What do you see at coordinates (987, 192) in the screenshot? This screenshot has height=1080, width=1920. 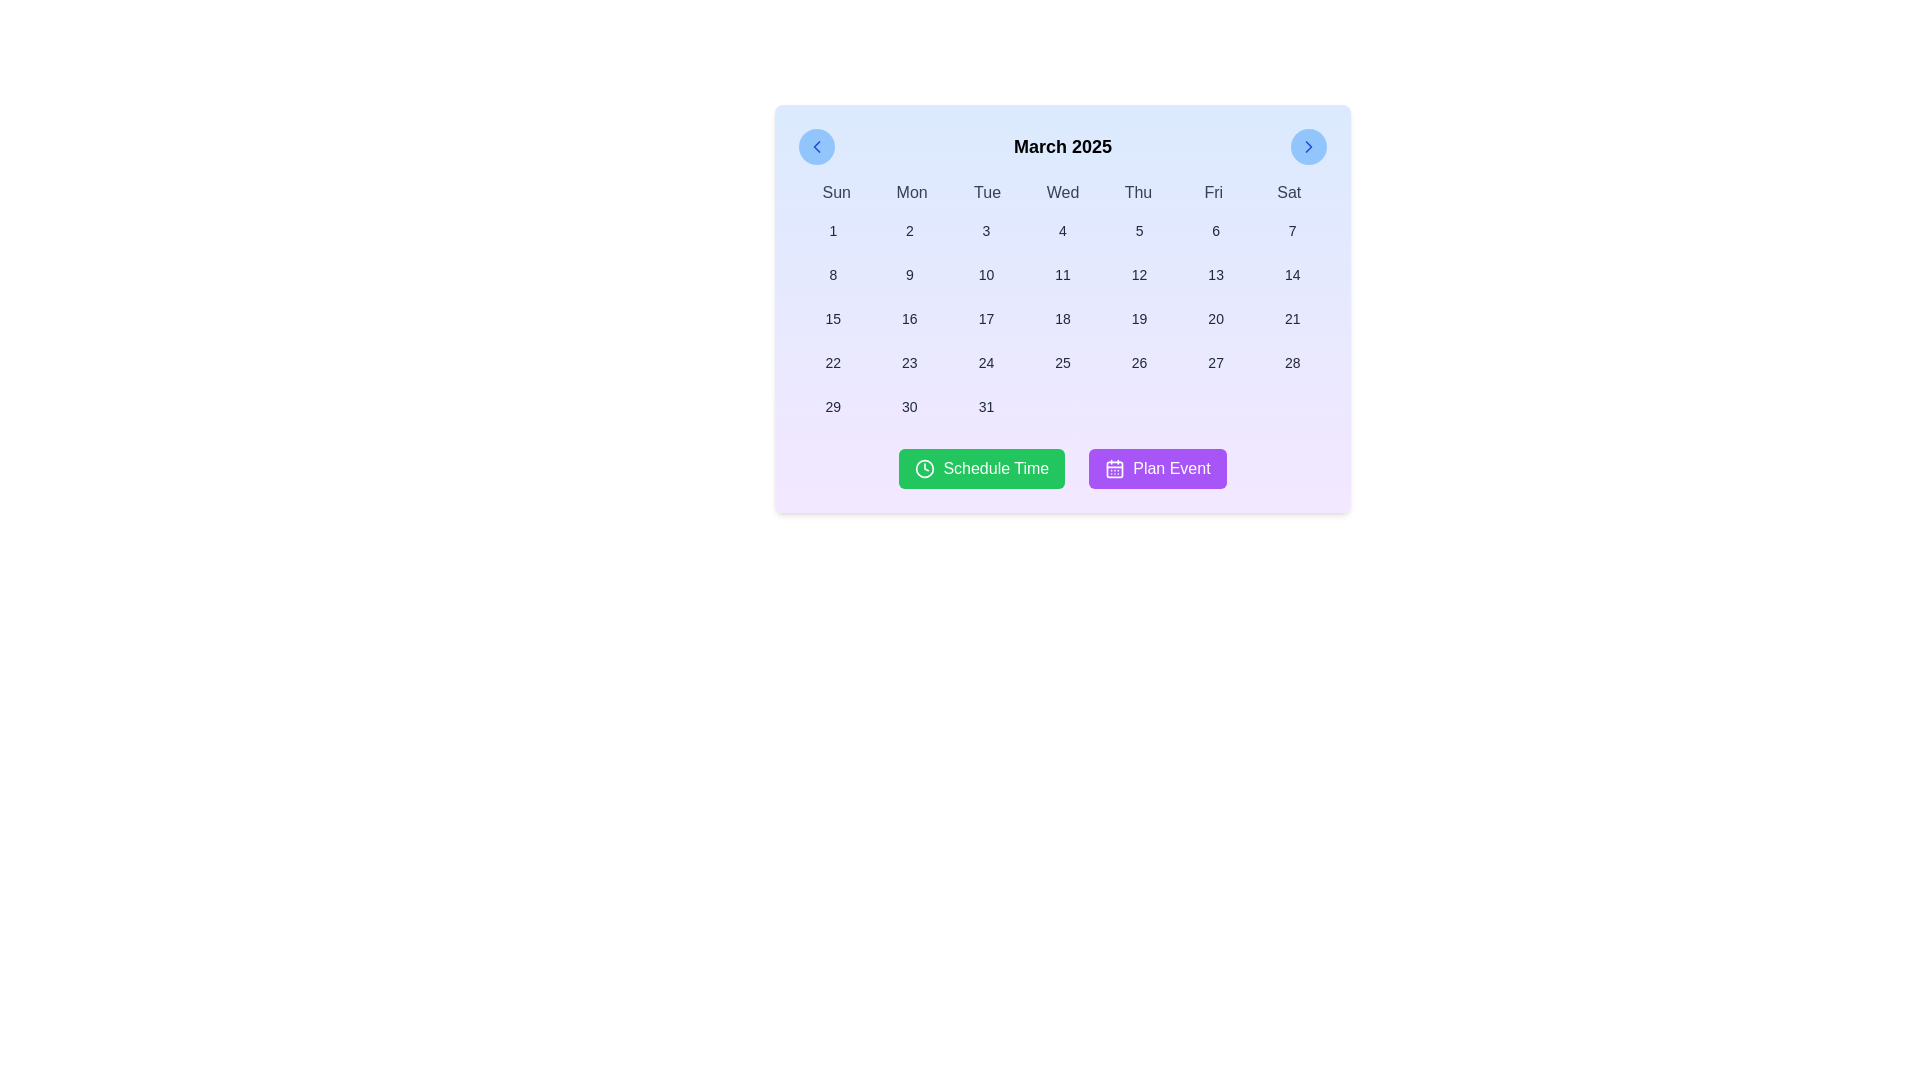 I see `the text label displaying 'Tue', which is part of the weekday abbreviations in the calendar interface` at bounding box center [987, 192].